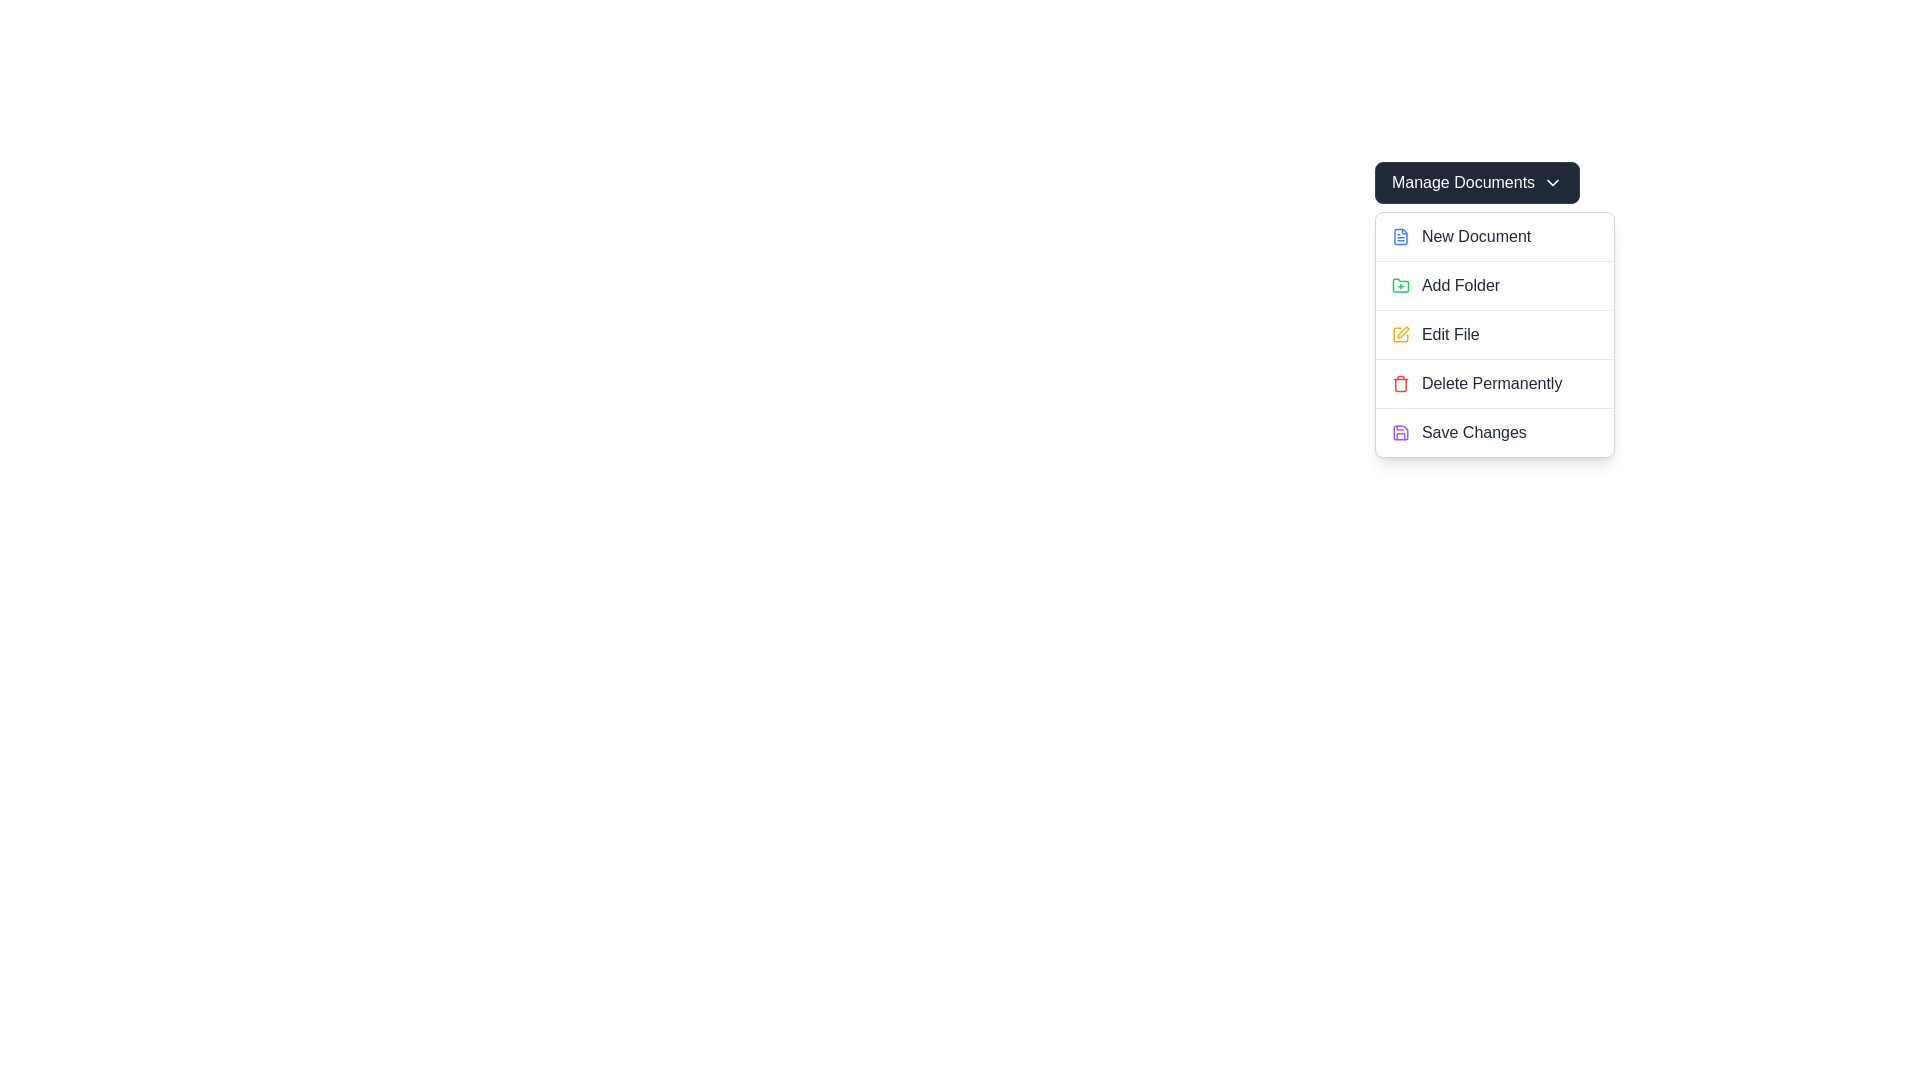  What do you see at coordinates (1399, 235) in the screenshot?
I see `the 'New Document' icon located within the 'Manage Documents' dropdown menu, which serves as a visual identifier for this menu item` at bounding box center [1399, 235].